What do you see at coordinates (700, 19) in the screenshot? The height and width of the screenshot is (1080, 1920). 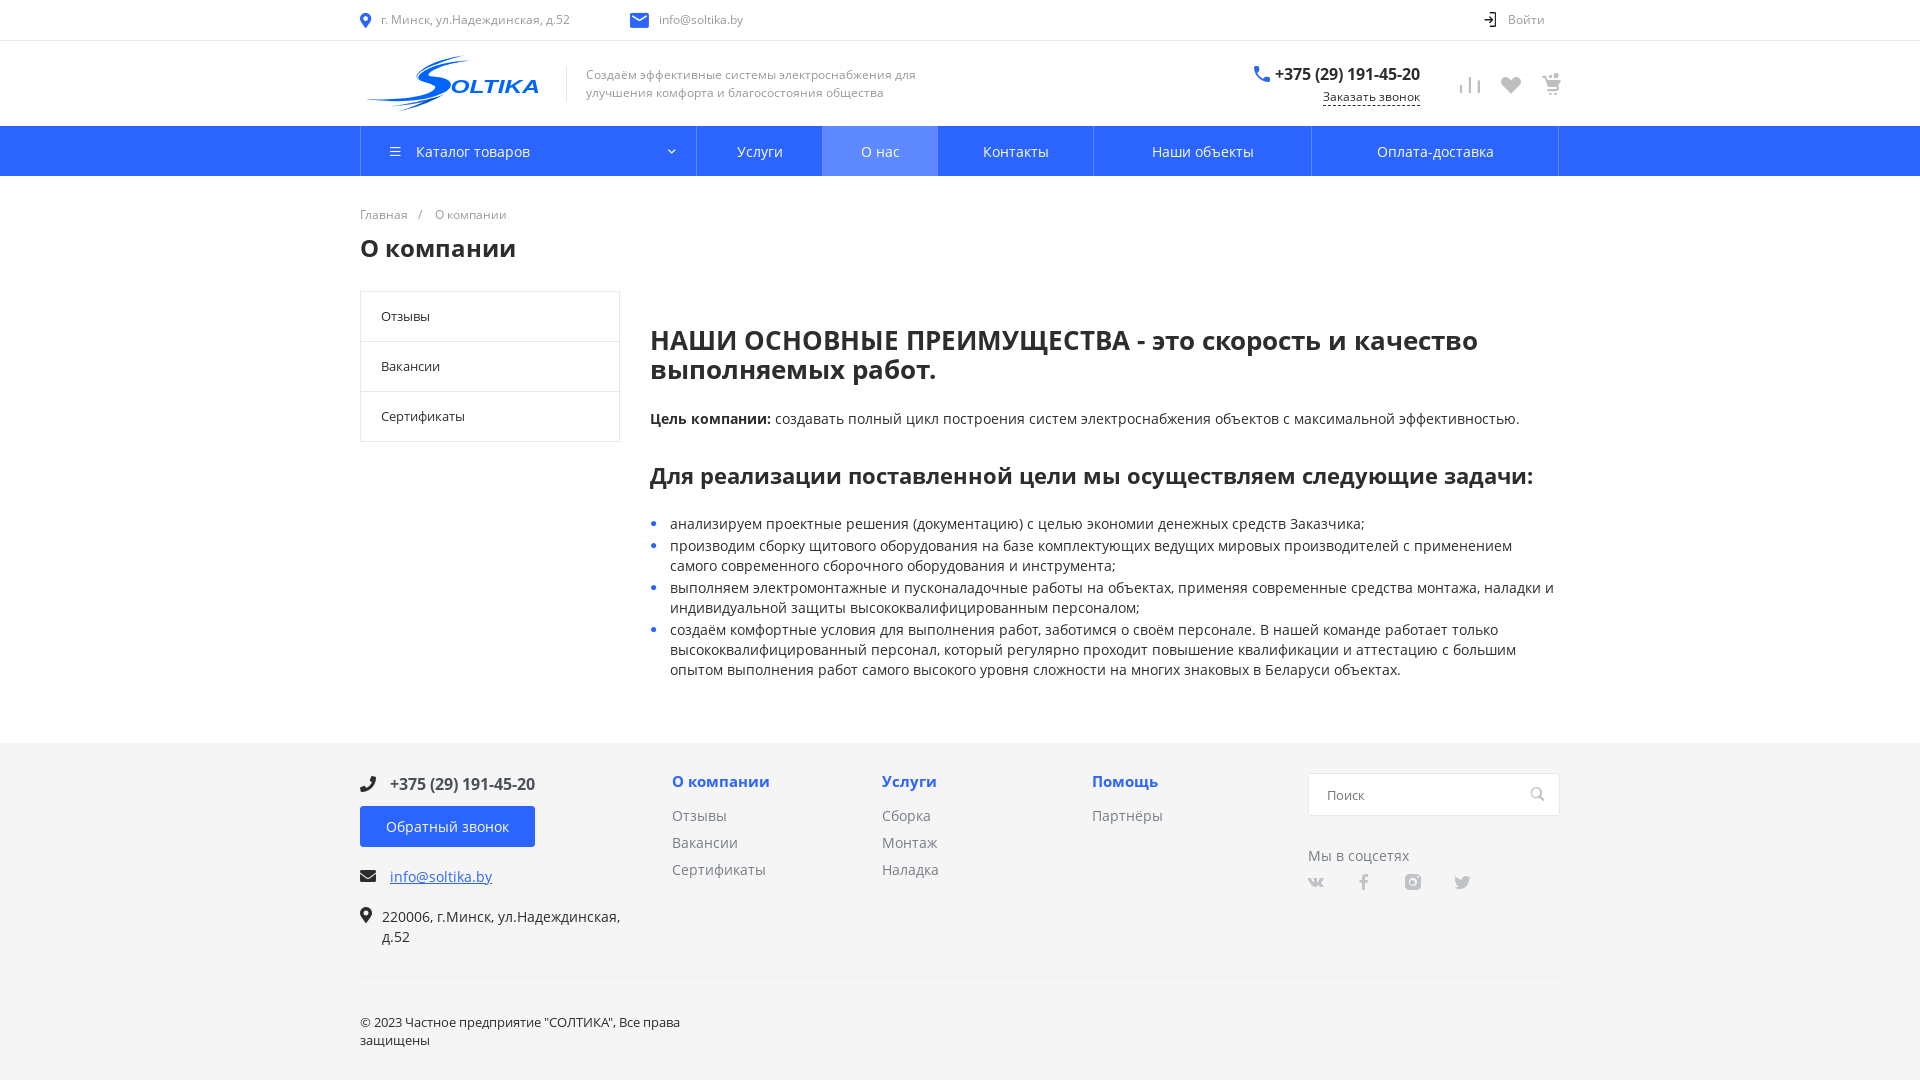 I see `'info@soltika.by'` at bounding box center [700, 19].